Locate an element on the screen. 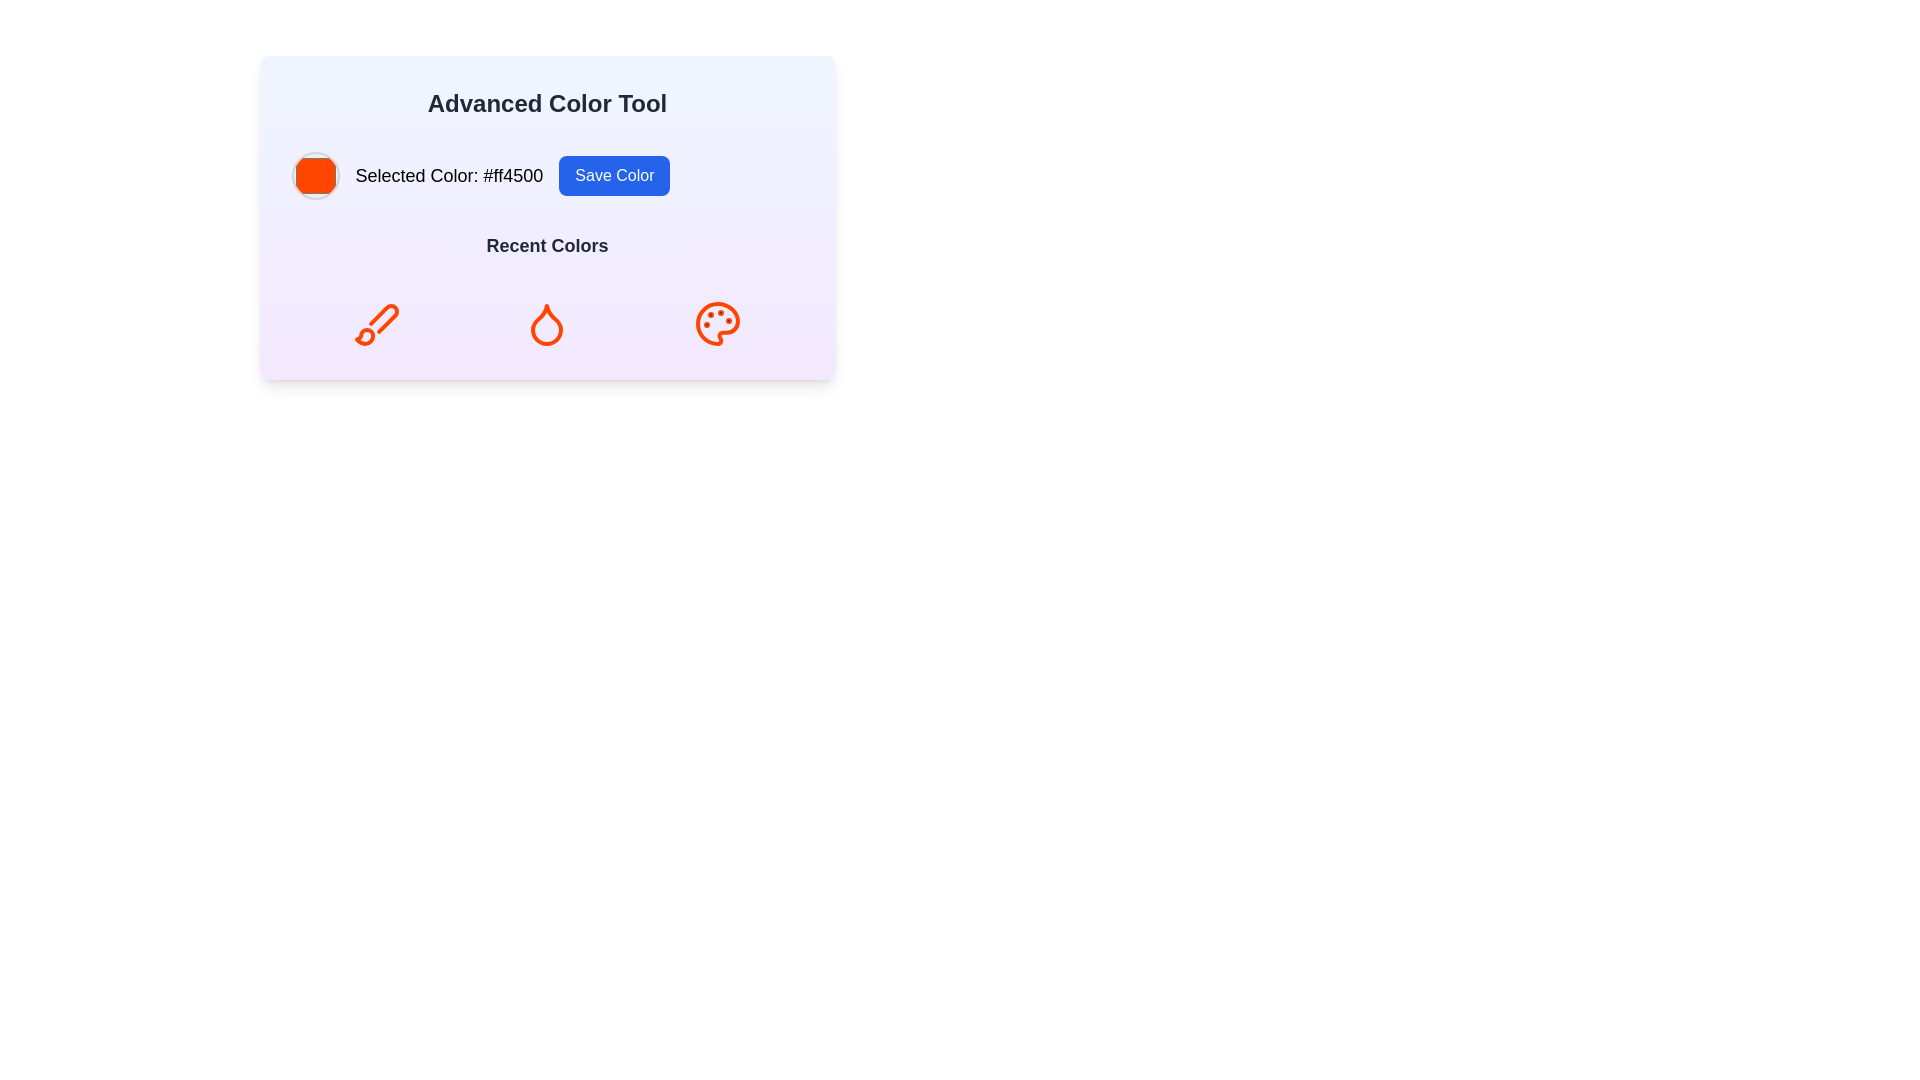 This screenshot has width=1920, height=1080. the color palette icon located as the third icon from the left in a horizontal line of three icons for color-related actions is located at coordinates (718, 323).